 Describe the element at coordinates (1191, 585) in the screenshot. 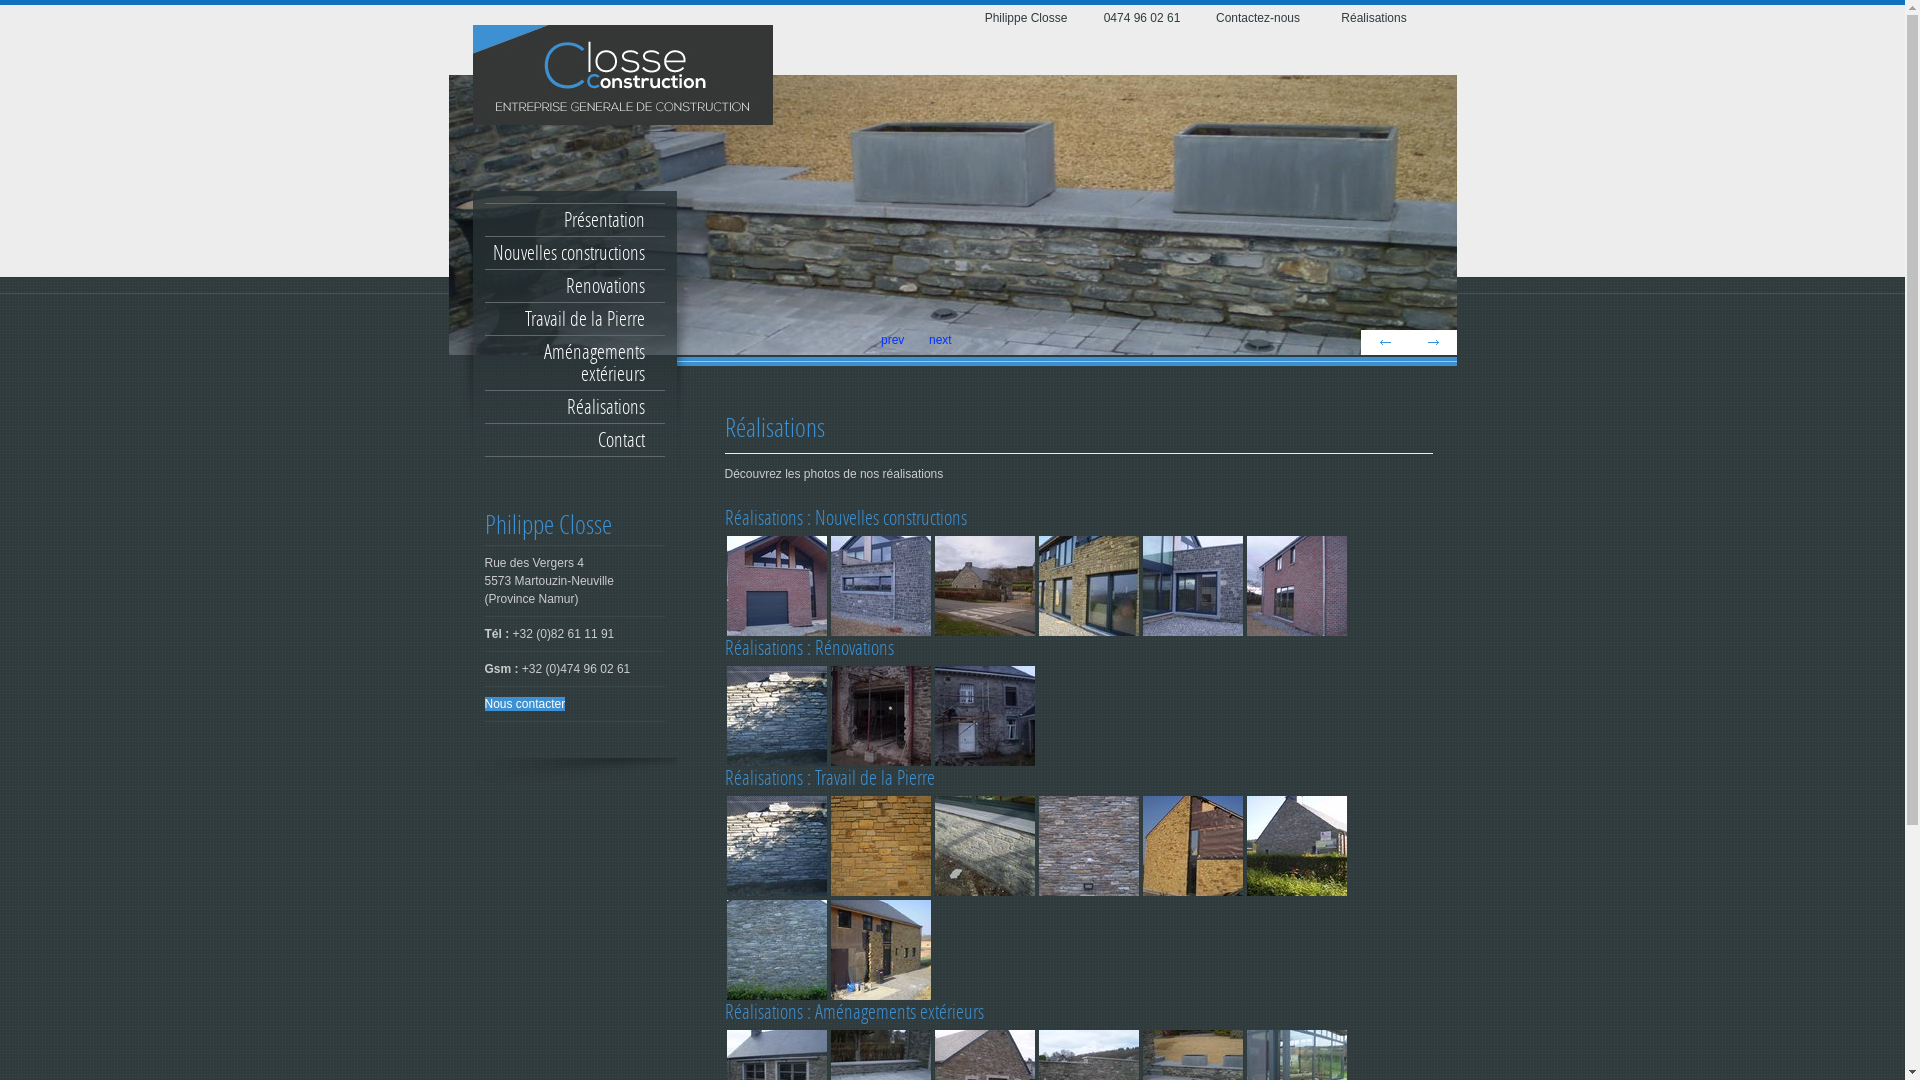

I see `'OLYMPUS DIGITAL CAMERA         '` at that location.